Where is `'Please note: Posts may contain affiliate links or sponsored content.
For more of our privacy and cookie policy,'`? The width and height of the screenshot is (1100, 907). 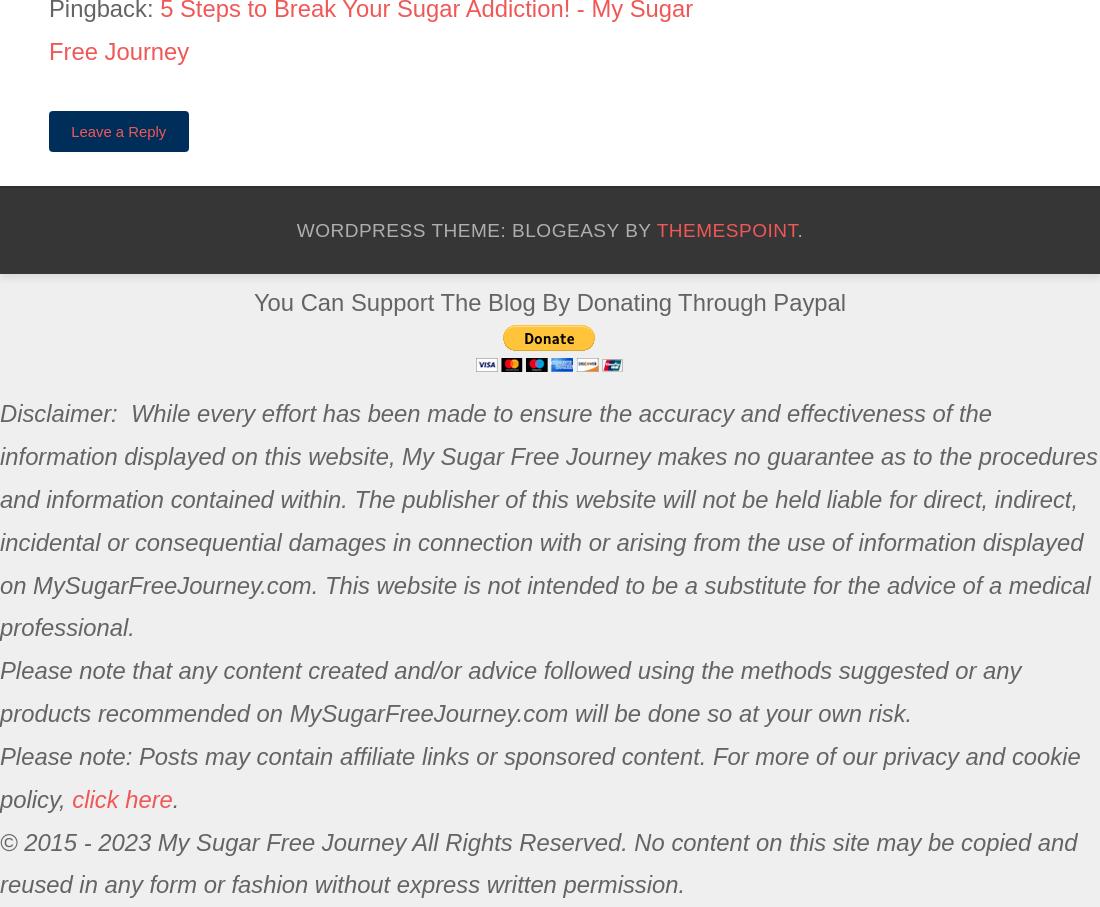
'Please note: Posts may contain affiliate links or sponsored content.
For more of our privacy and cookie policy,' is located at coordinates (539, 776).